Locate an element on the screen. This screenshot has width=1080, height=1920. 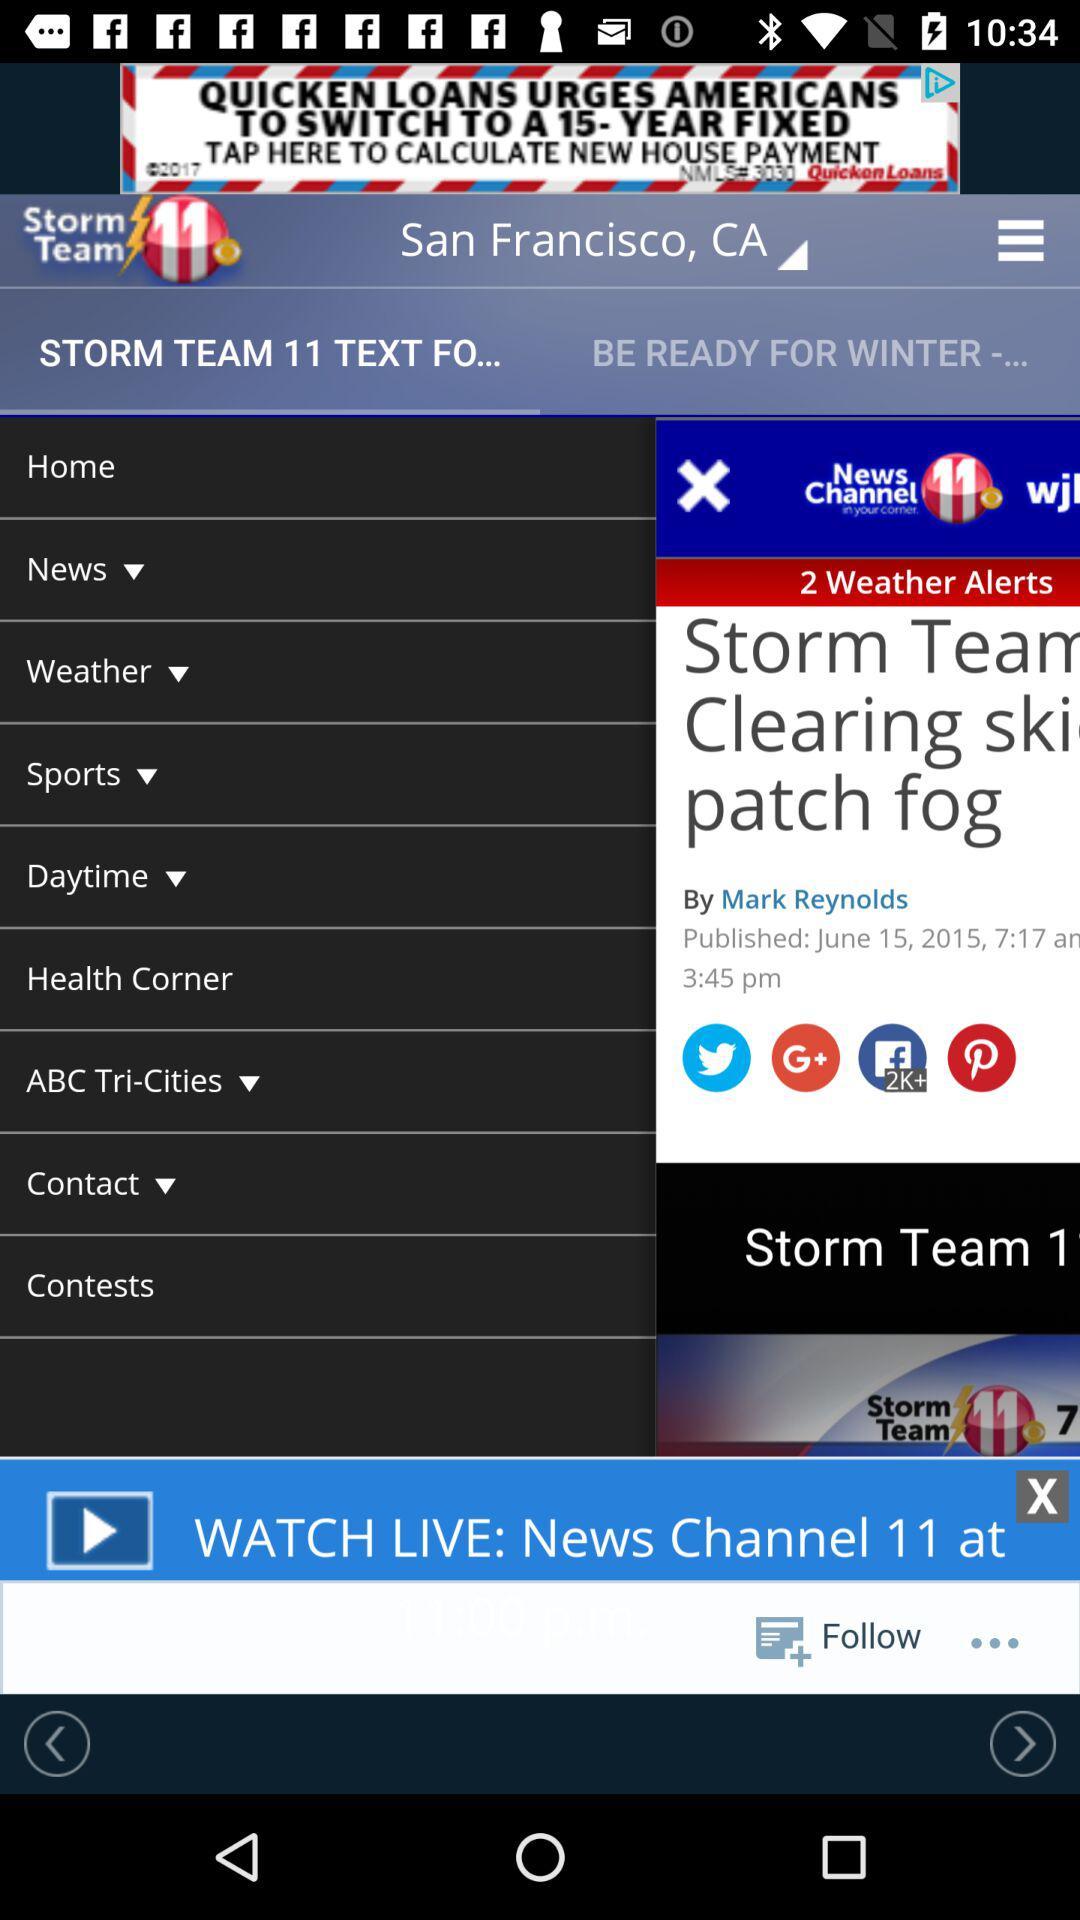
open home page is located at coordinates (131, 240).